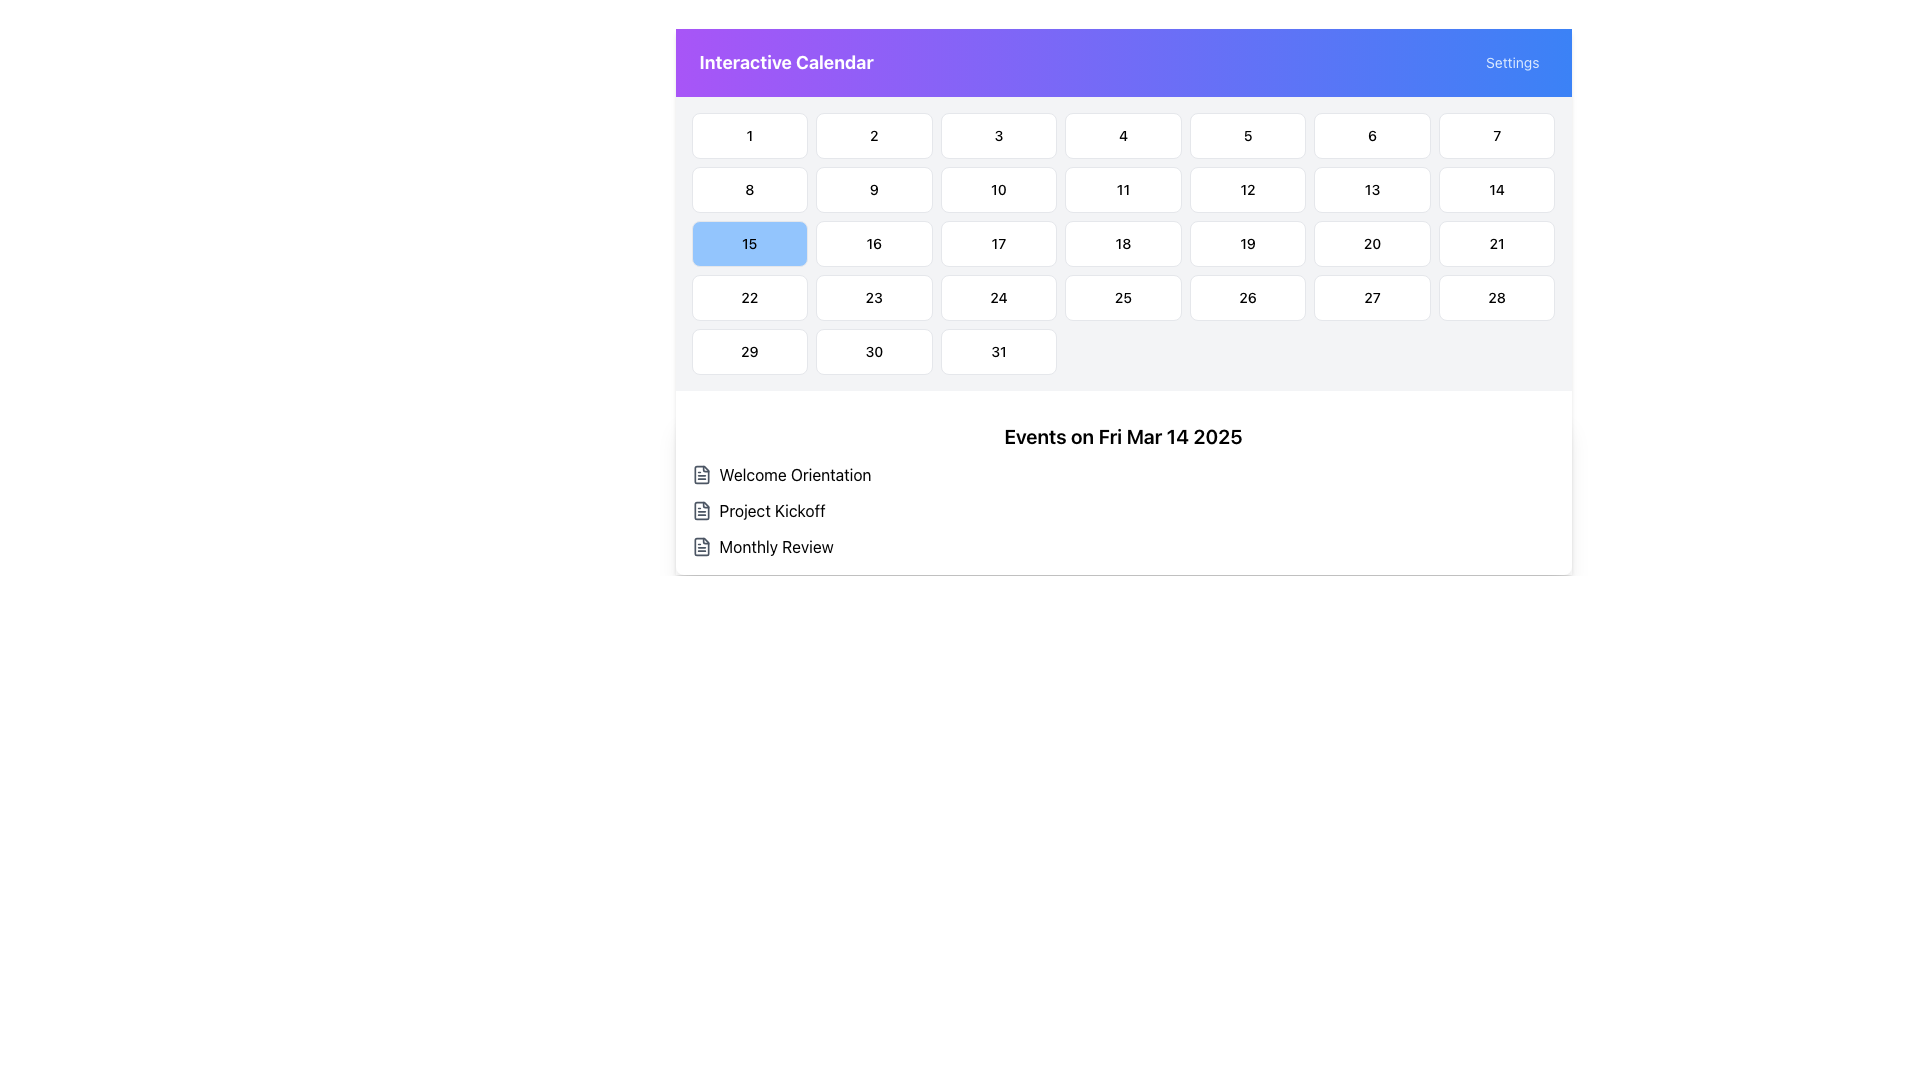 This screenshot has width=1920, height=1080. Describe the element at coordinates (1247, 135) in the screenshot. I see `the text label displaying the number '5' in a bold font, located in the first row of the calendar grid, positioned as the fifth item under a purple gradient header` at that location.